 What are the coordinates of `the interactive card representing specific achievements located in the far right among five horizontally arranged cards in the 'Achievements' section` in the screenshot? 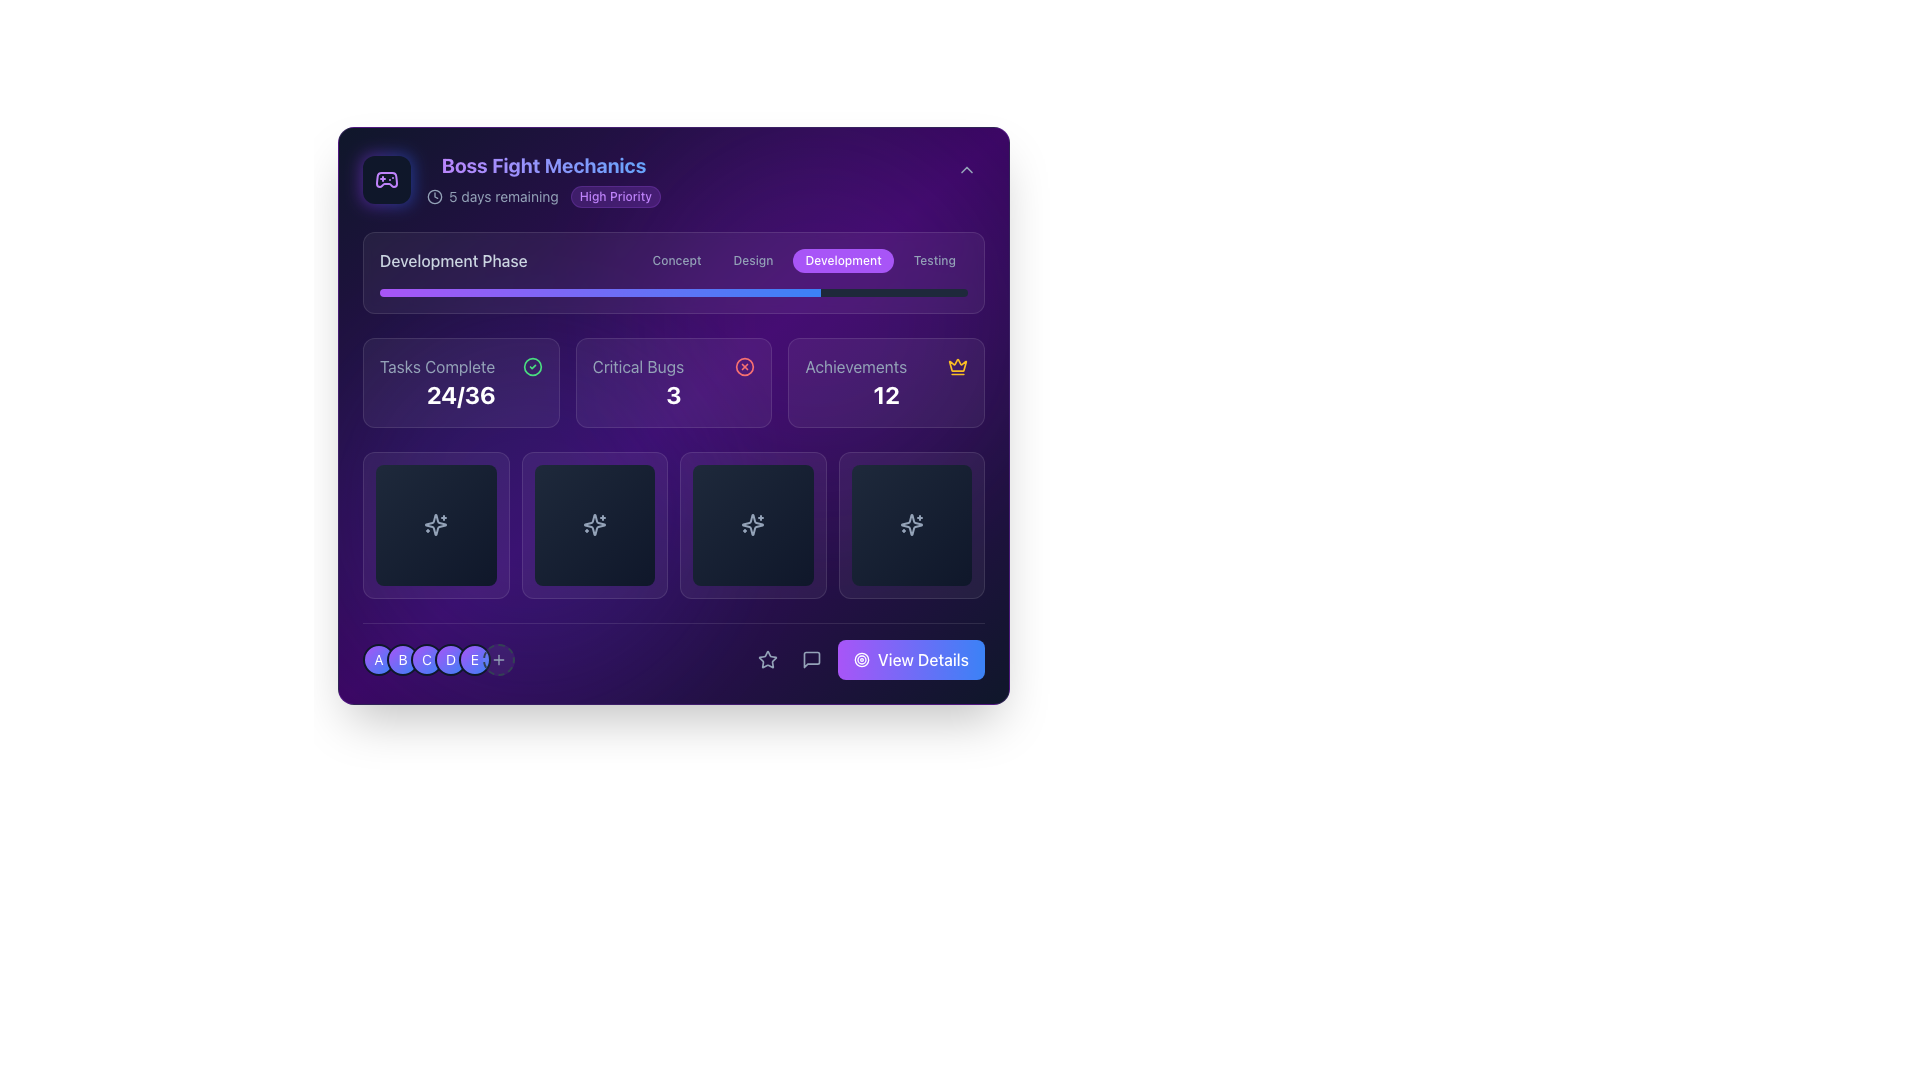 It's located at (910, 524).